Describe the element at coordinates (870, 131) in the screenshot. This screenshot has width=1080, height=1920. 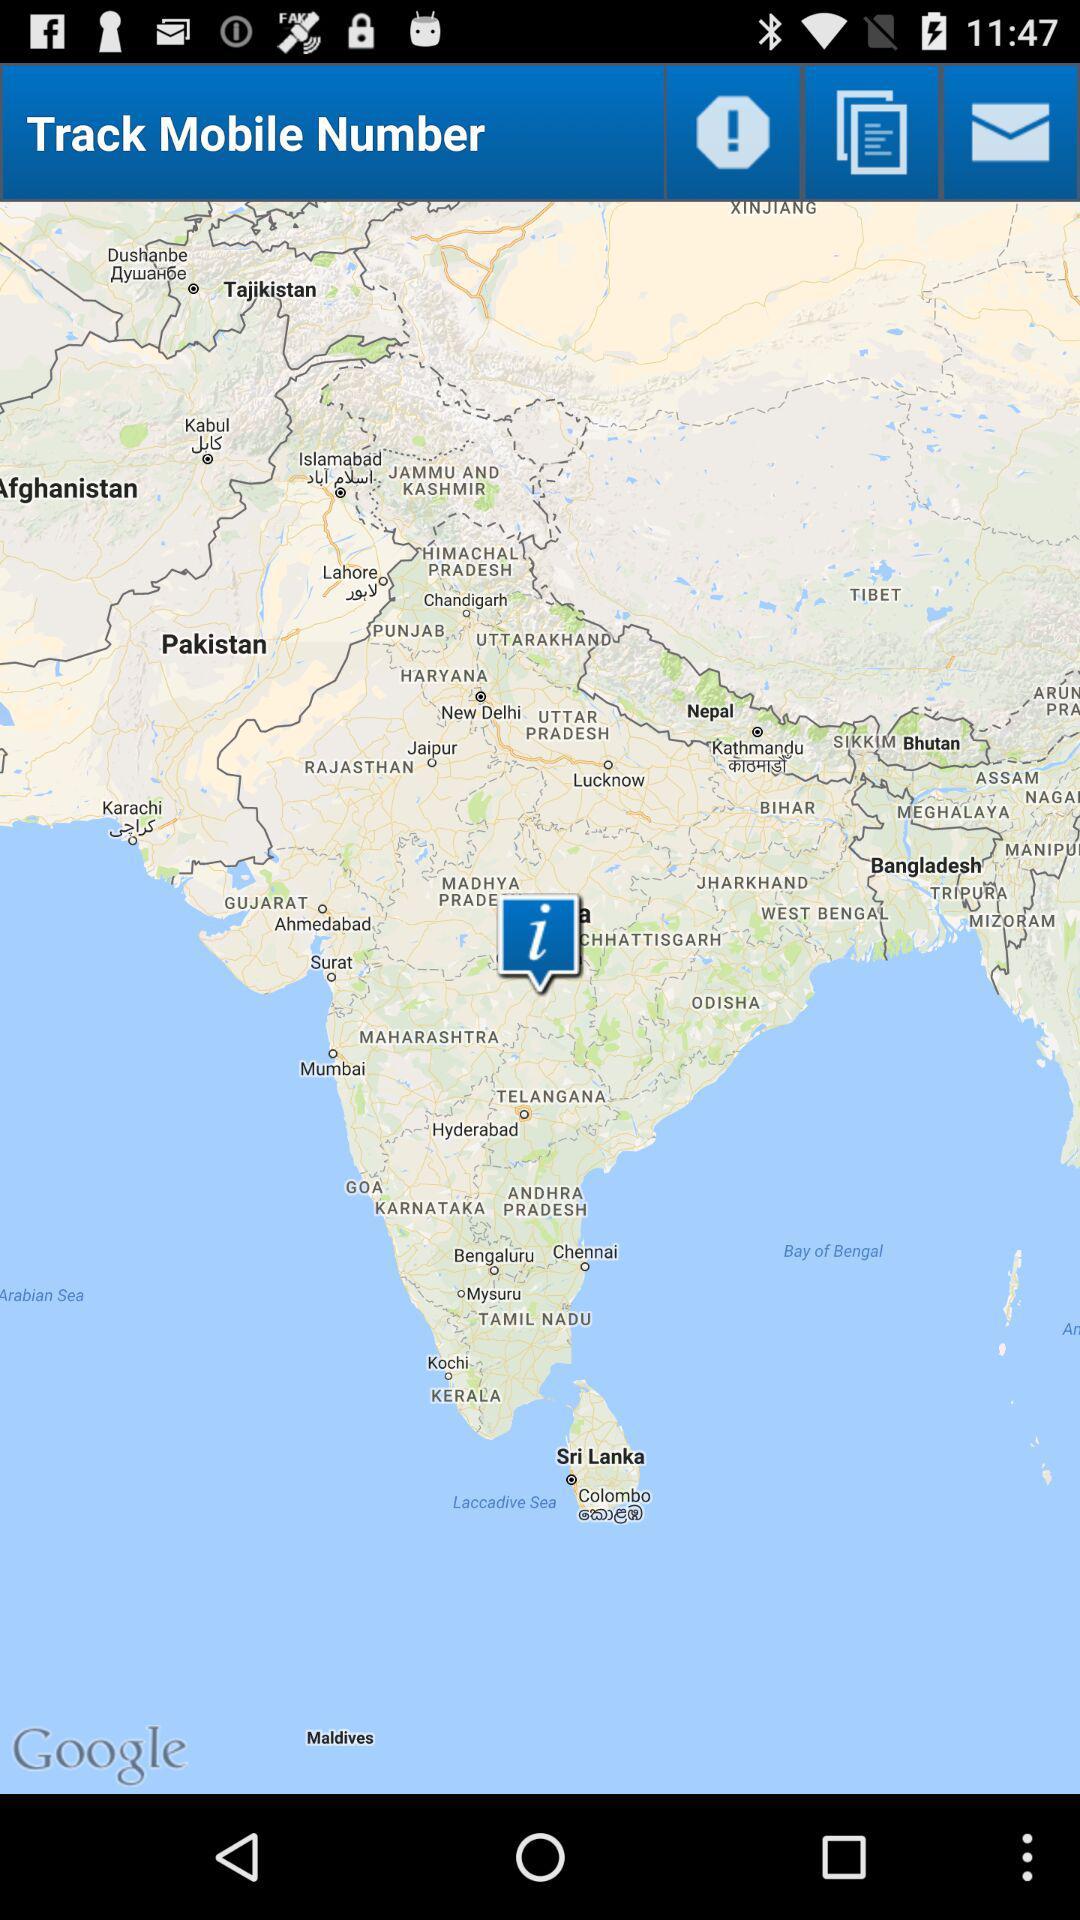
I see `copy` at that location.